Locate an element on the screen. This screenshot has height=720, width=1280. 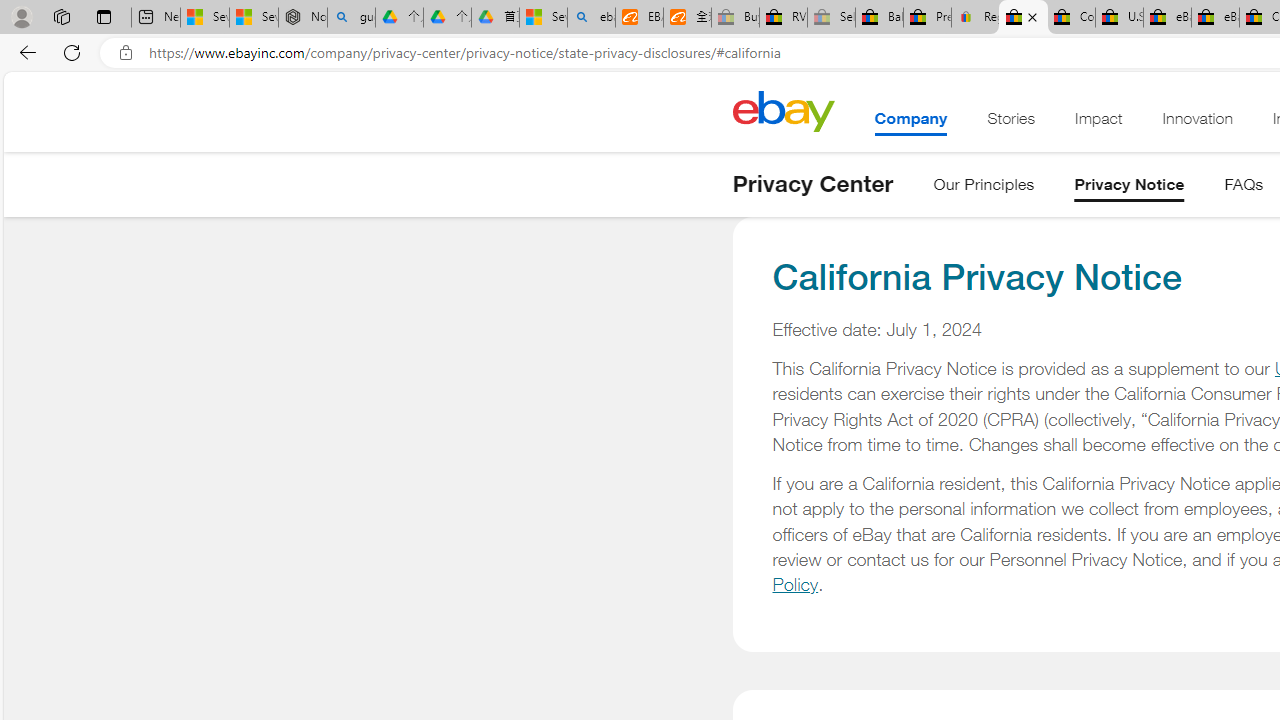
'Privacy Center' is located at coordinates (812, 183).